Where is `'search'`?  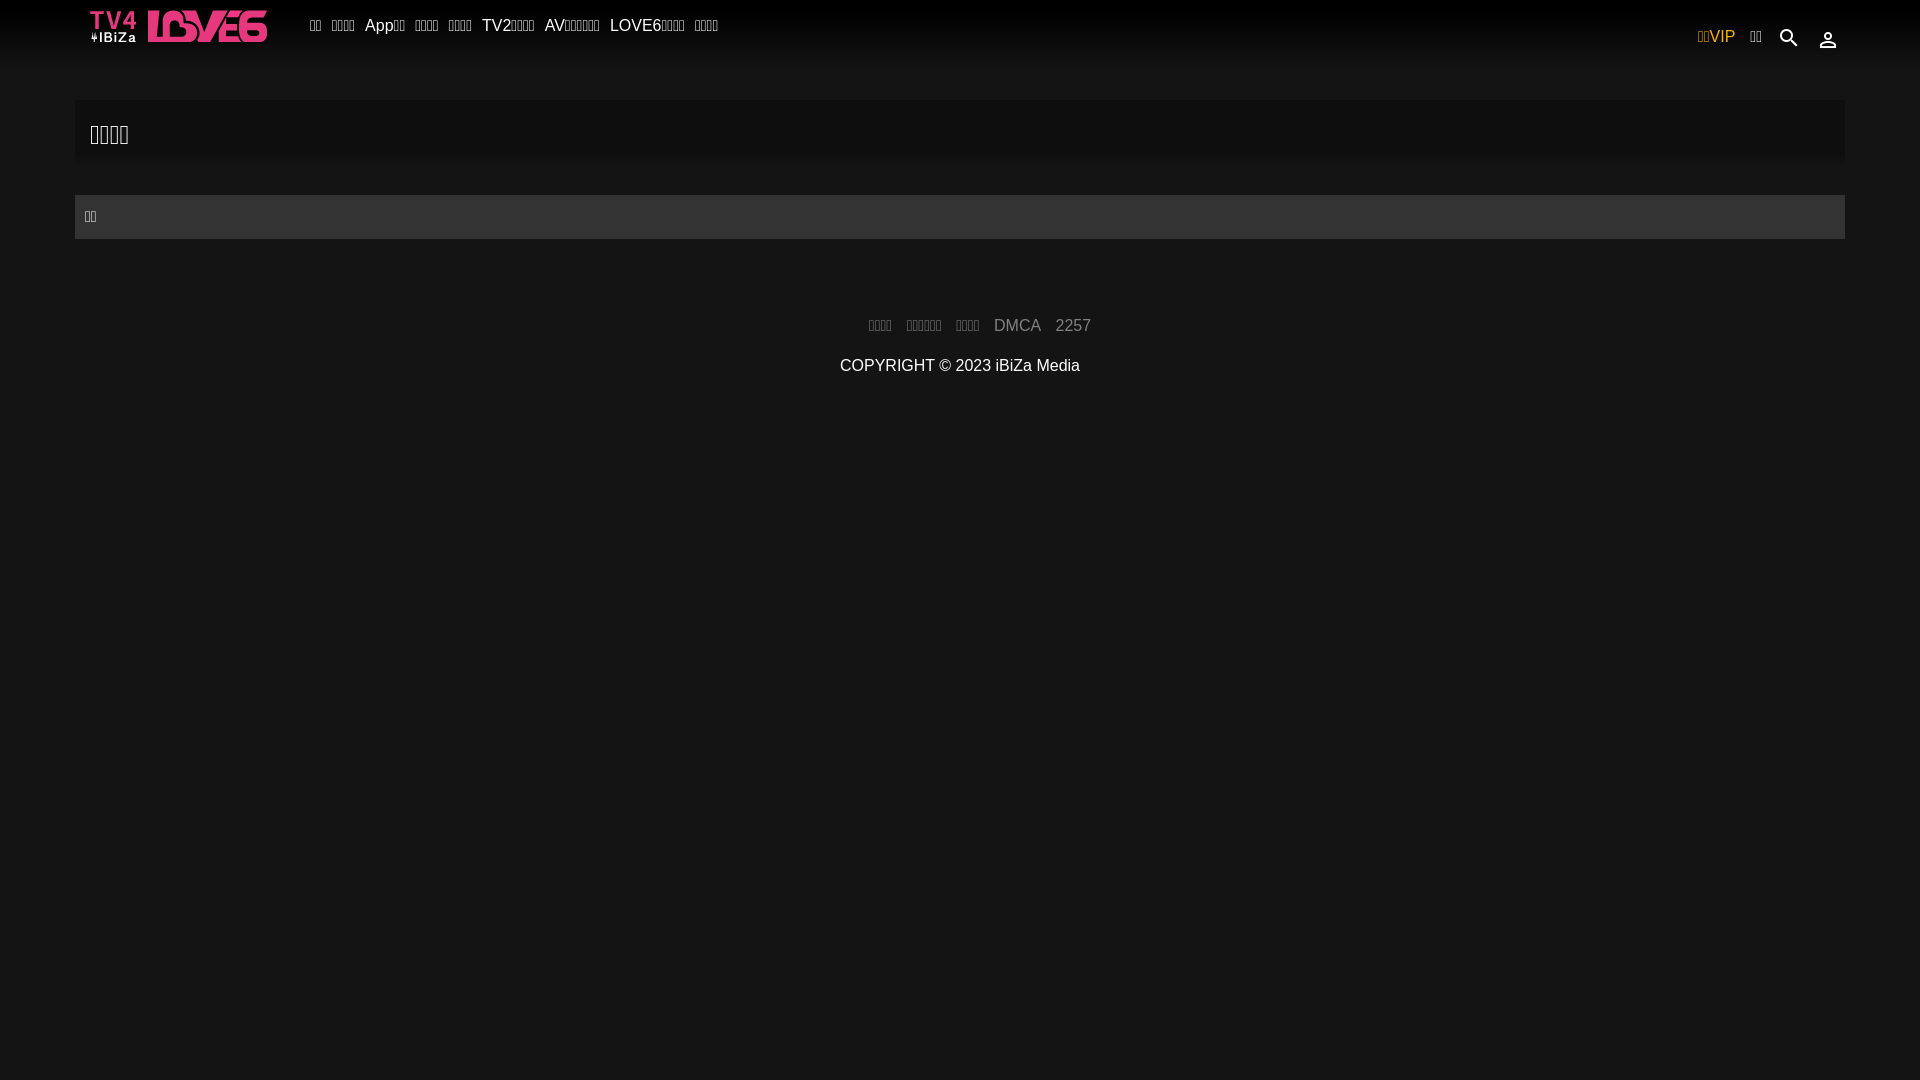
'search' is located at coordinates (1789, 36).